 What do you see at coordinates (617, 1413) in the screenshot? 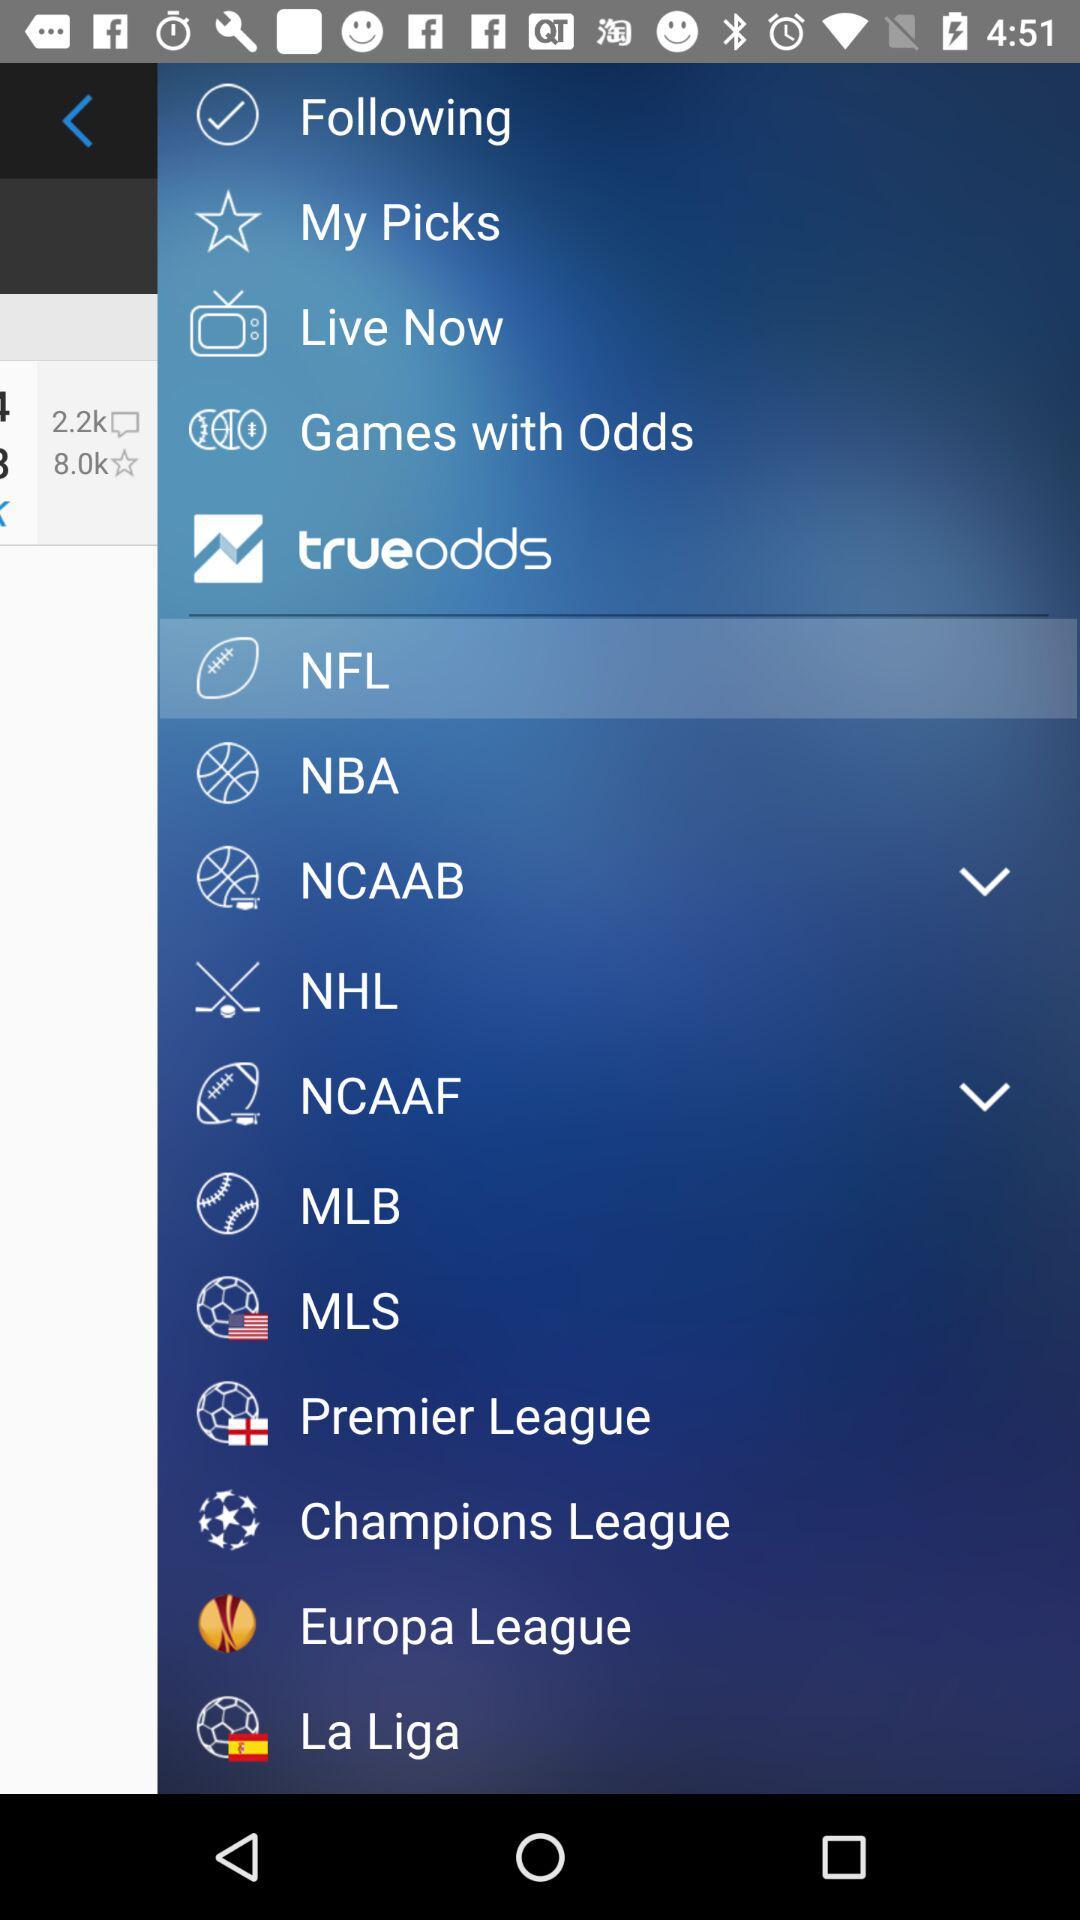
I see `the icon below the mls item` at bounding box center [617, 1413].